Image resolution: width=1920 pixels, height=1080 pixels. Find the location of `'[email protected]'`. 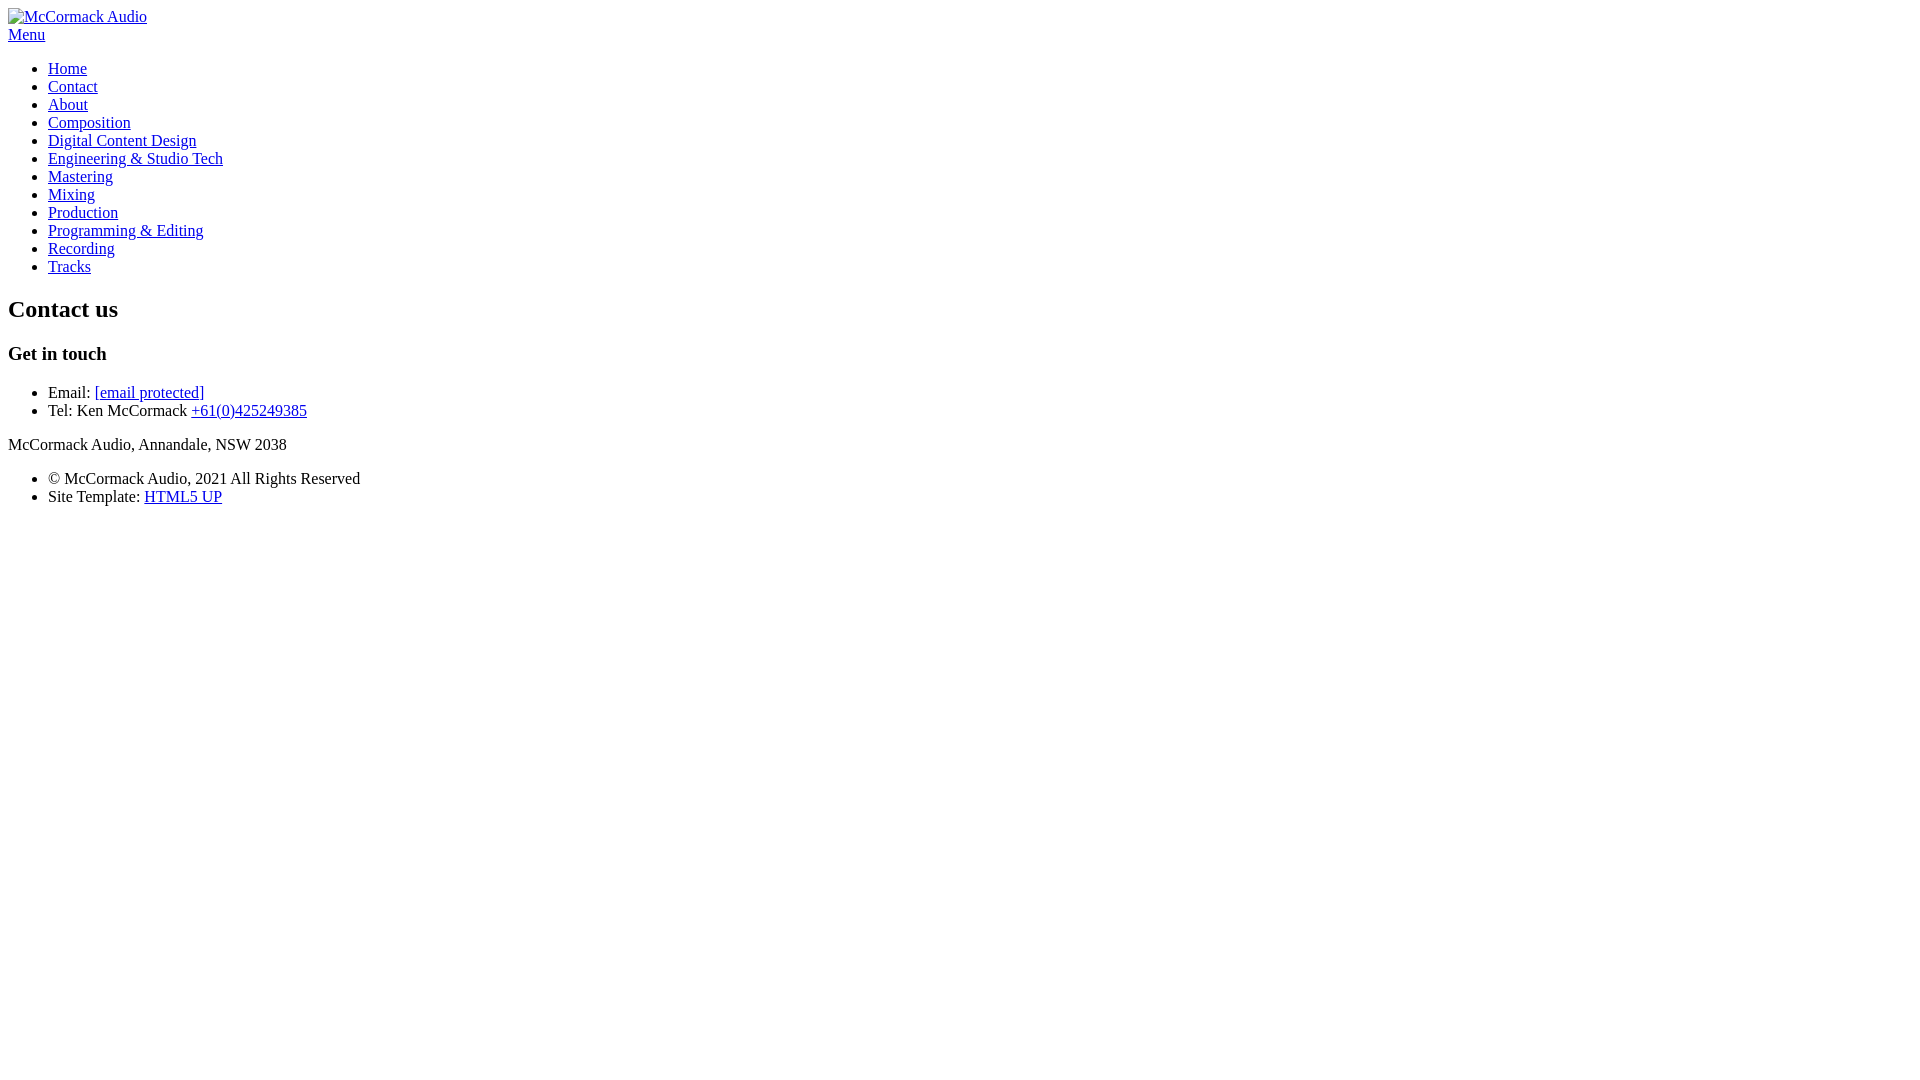

'[email protected]' is located at coordinates (148, 392).